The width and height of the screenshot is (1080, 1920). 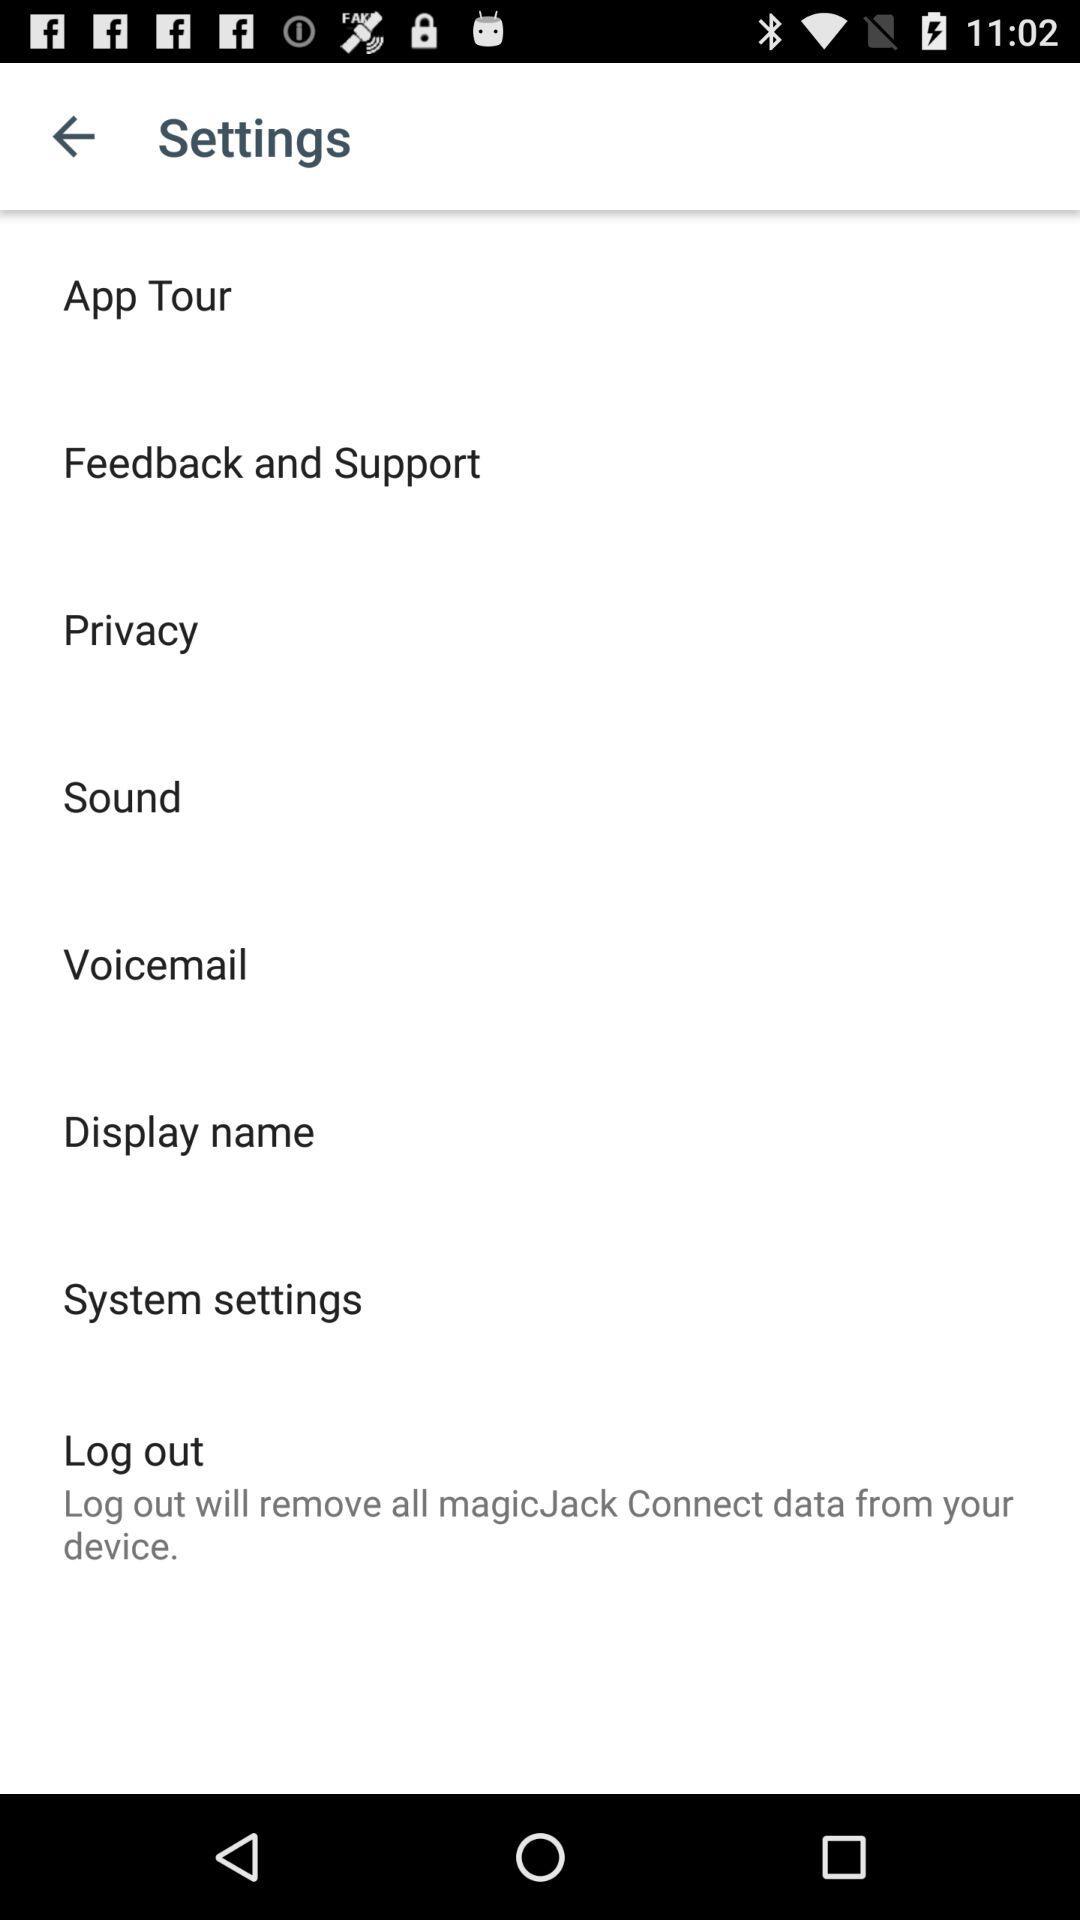 What do you see at coordinates (189, 1130) in the screenshot?
I see `item above system settings icon` at bounding box center [189, 1130].